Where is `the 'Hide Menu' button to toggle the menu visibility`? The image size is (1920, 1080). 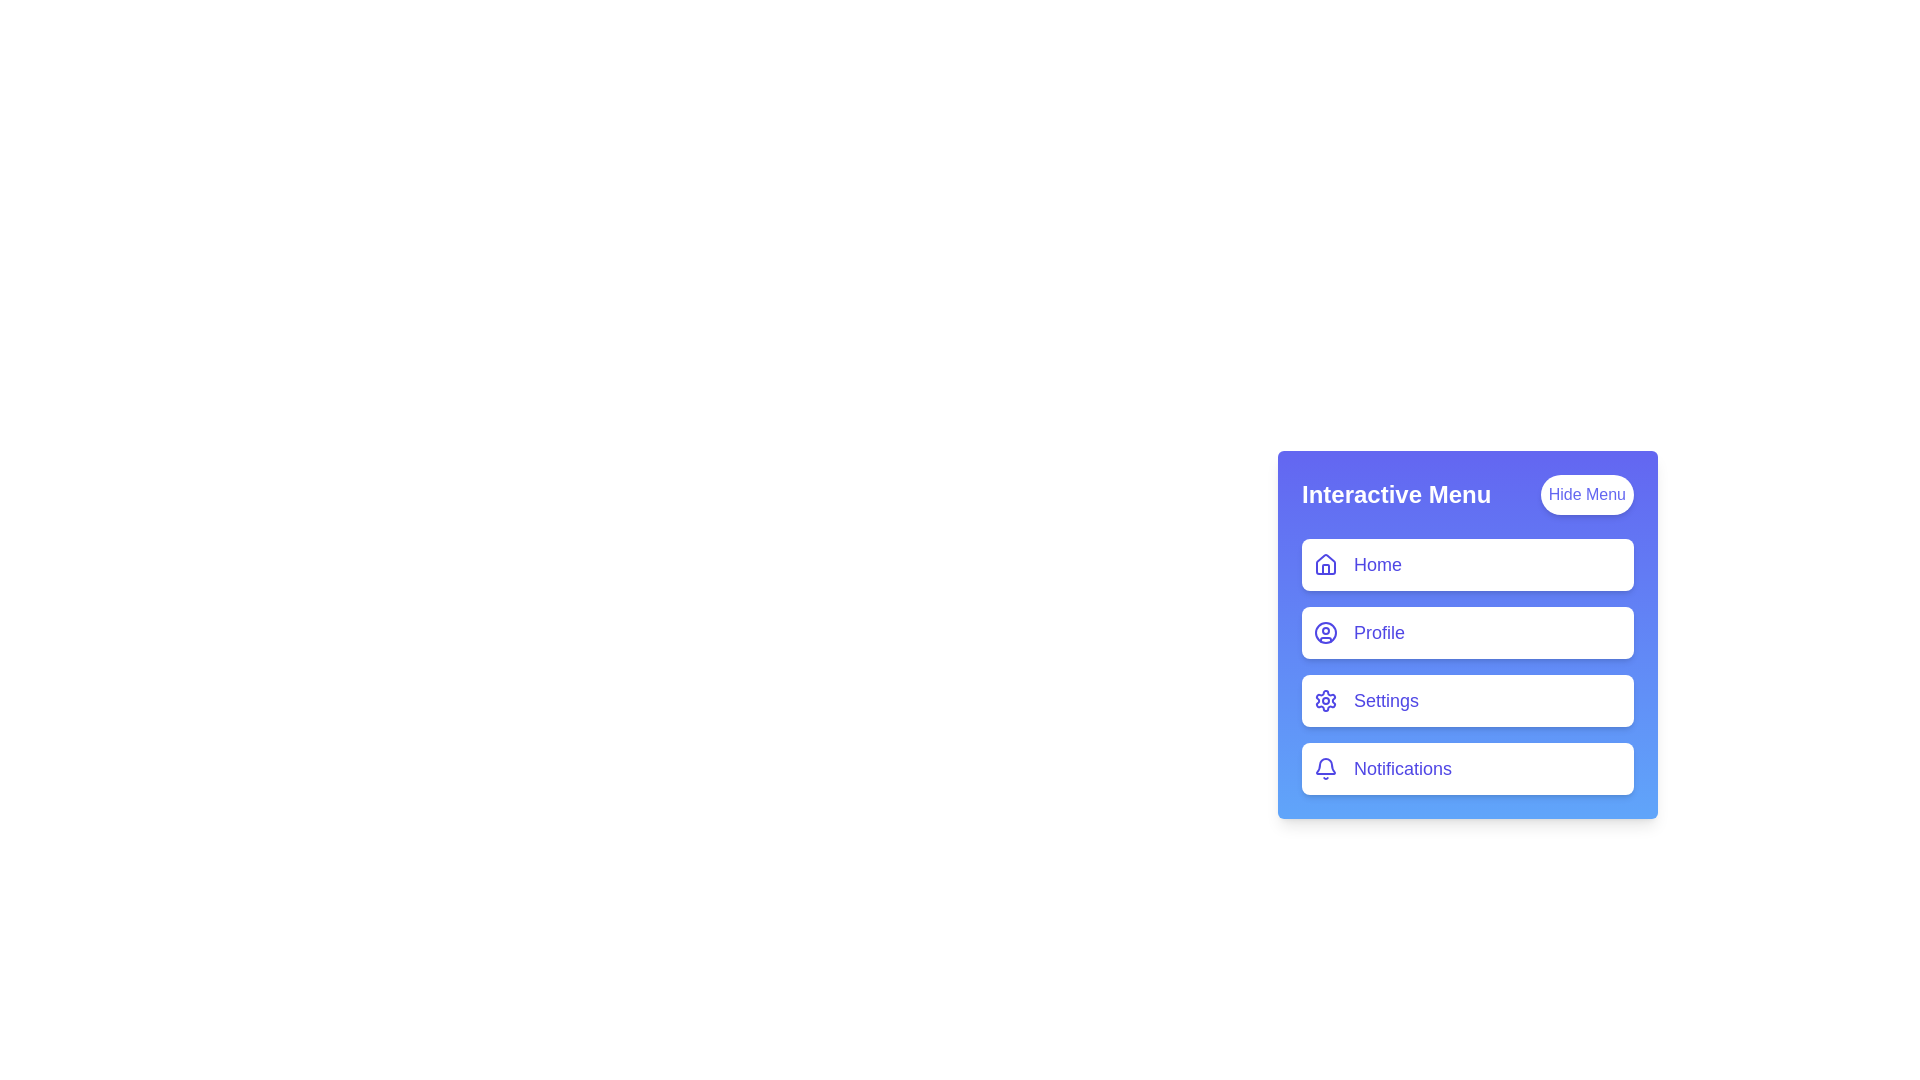 the 'Hide Menu' button to toggle the menu visibility is located at coordinates (1586, 494).